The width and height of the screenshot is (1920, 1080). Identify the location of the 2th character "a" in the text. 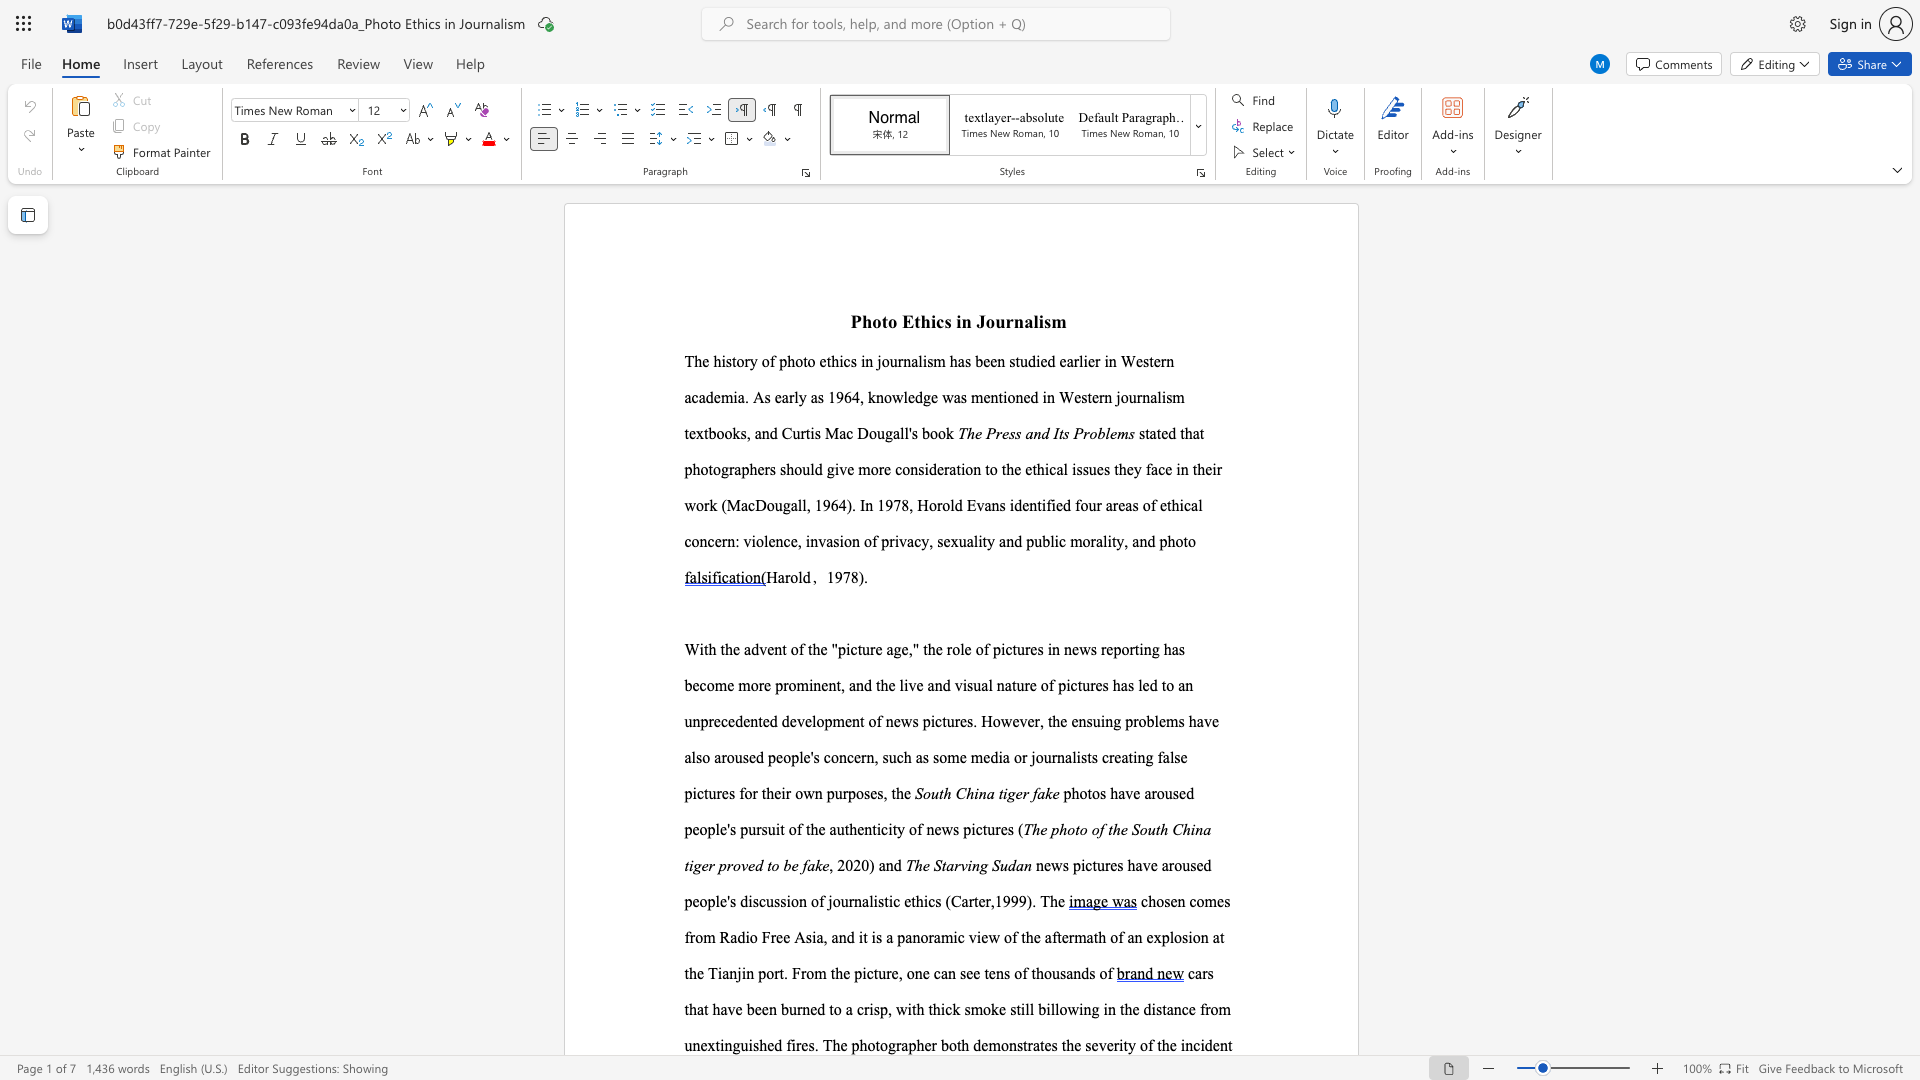
(1019, 864).